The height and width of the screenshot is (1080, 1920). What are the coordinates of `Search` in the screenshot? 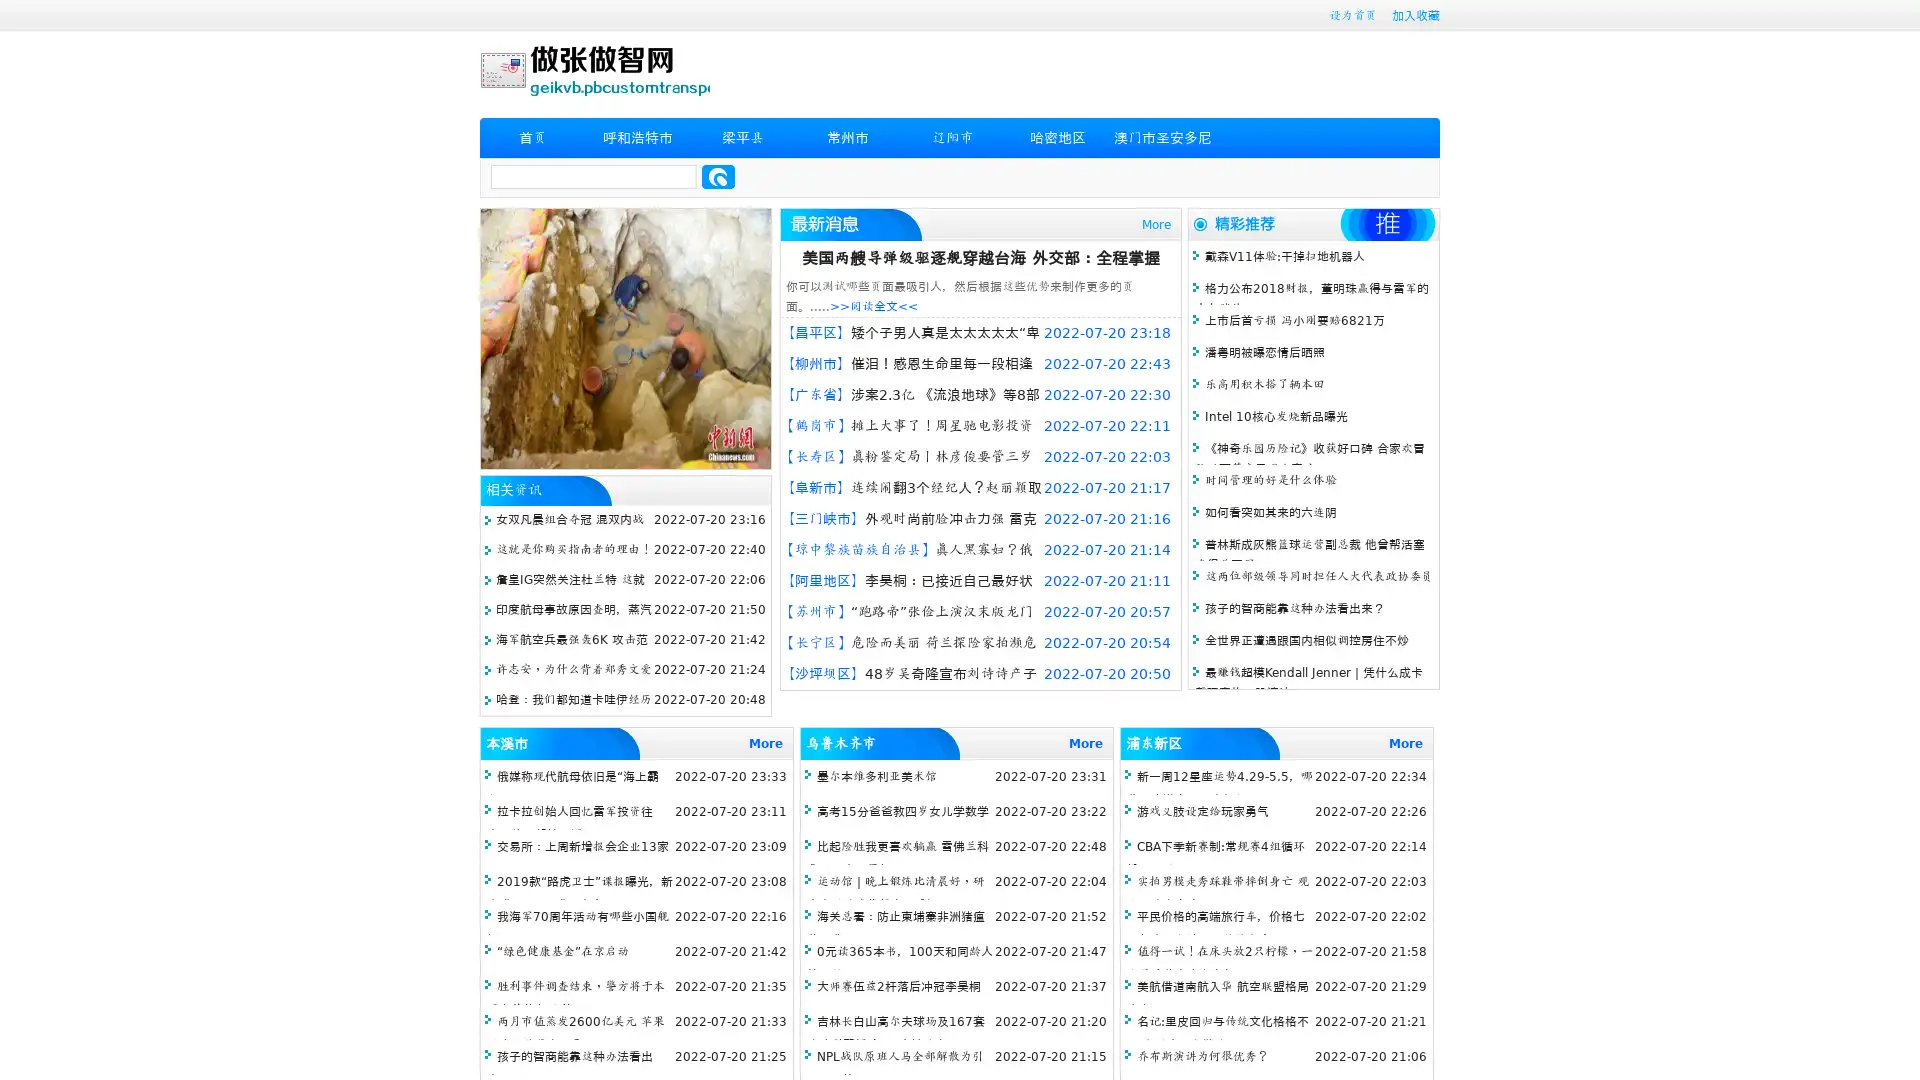 It's located at (718, 176).